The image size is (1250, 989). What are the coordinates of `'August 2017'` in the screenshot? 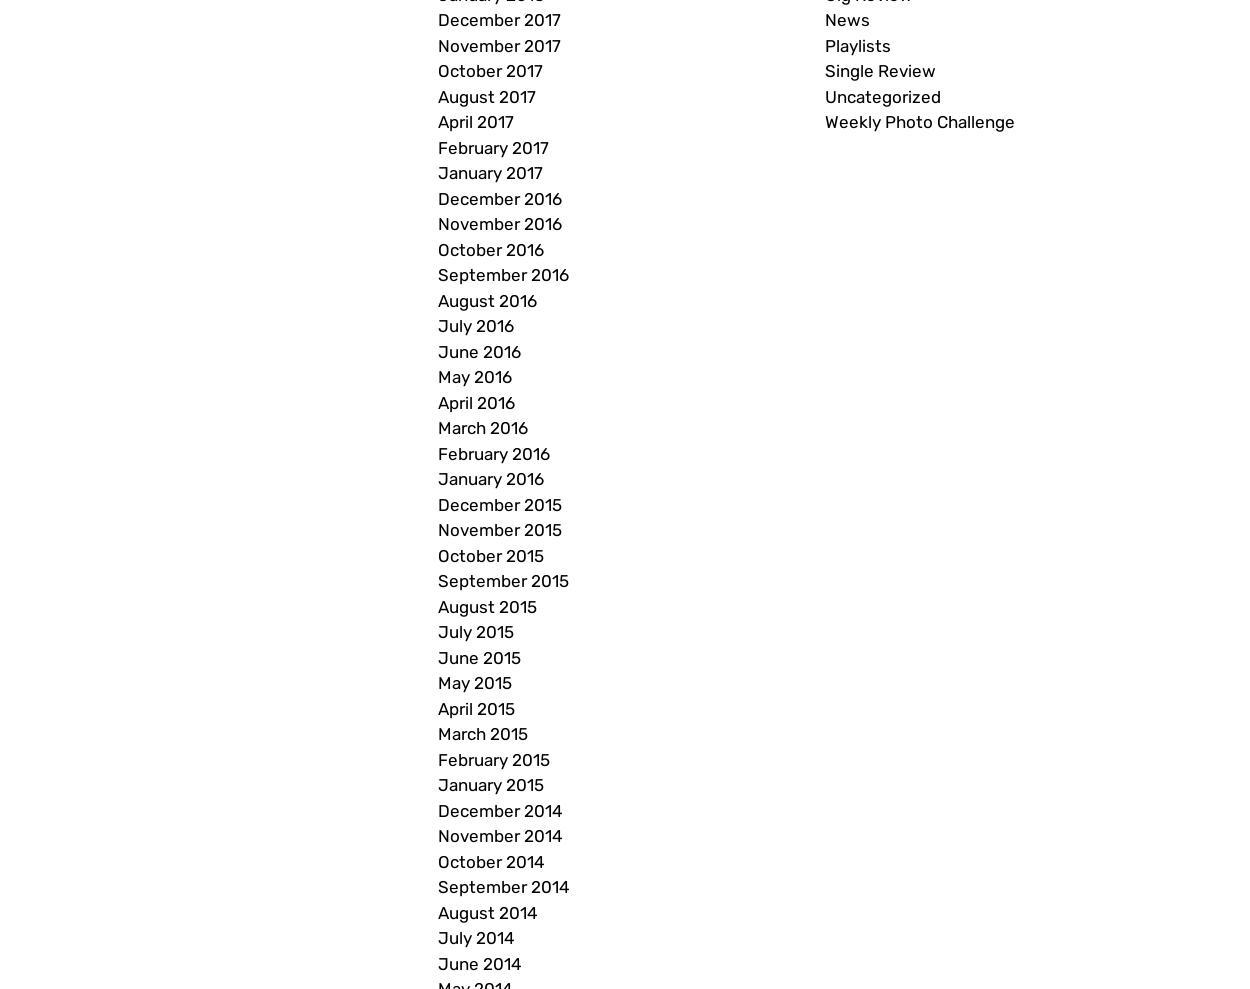 It's located at (485, 96).